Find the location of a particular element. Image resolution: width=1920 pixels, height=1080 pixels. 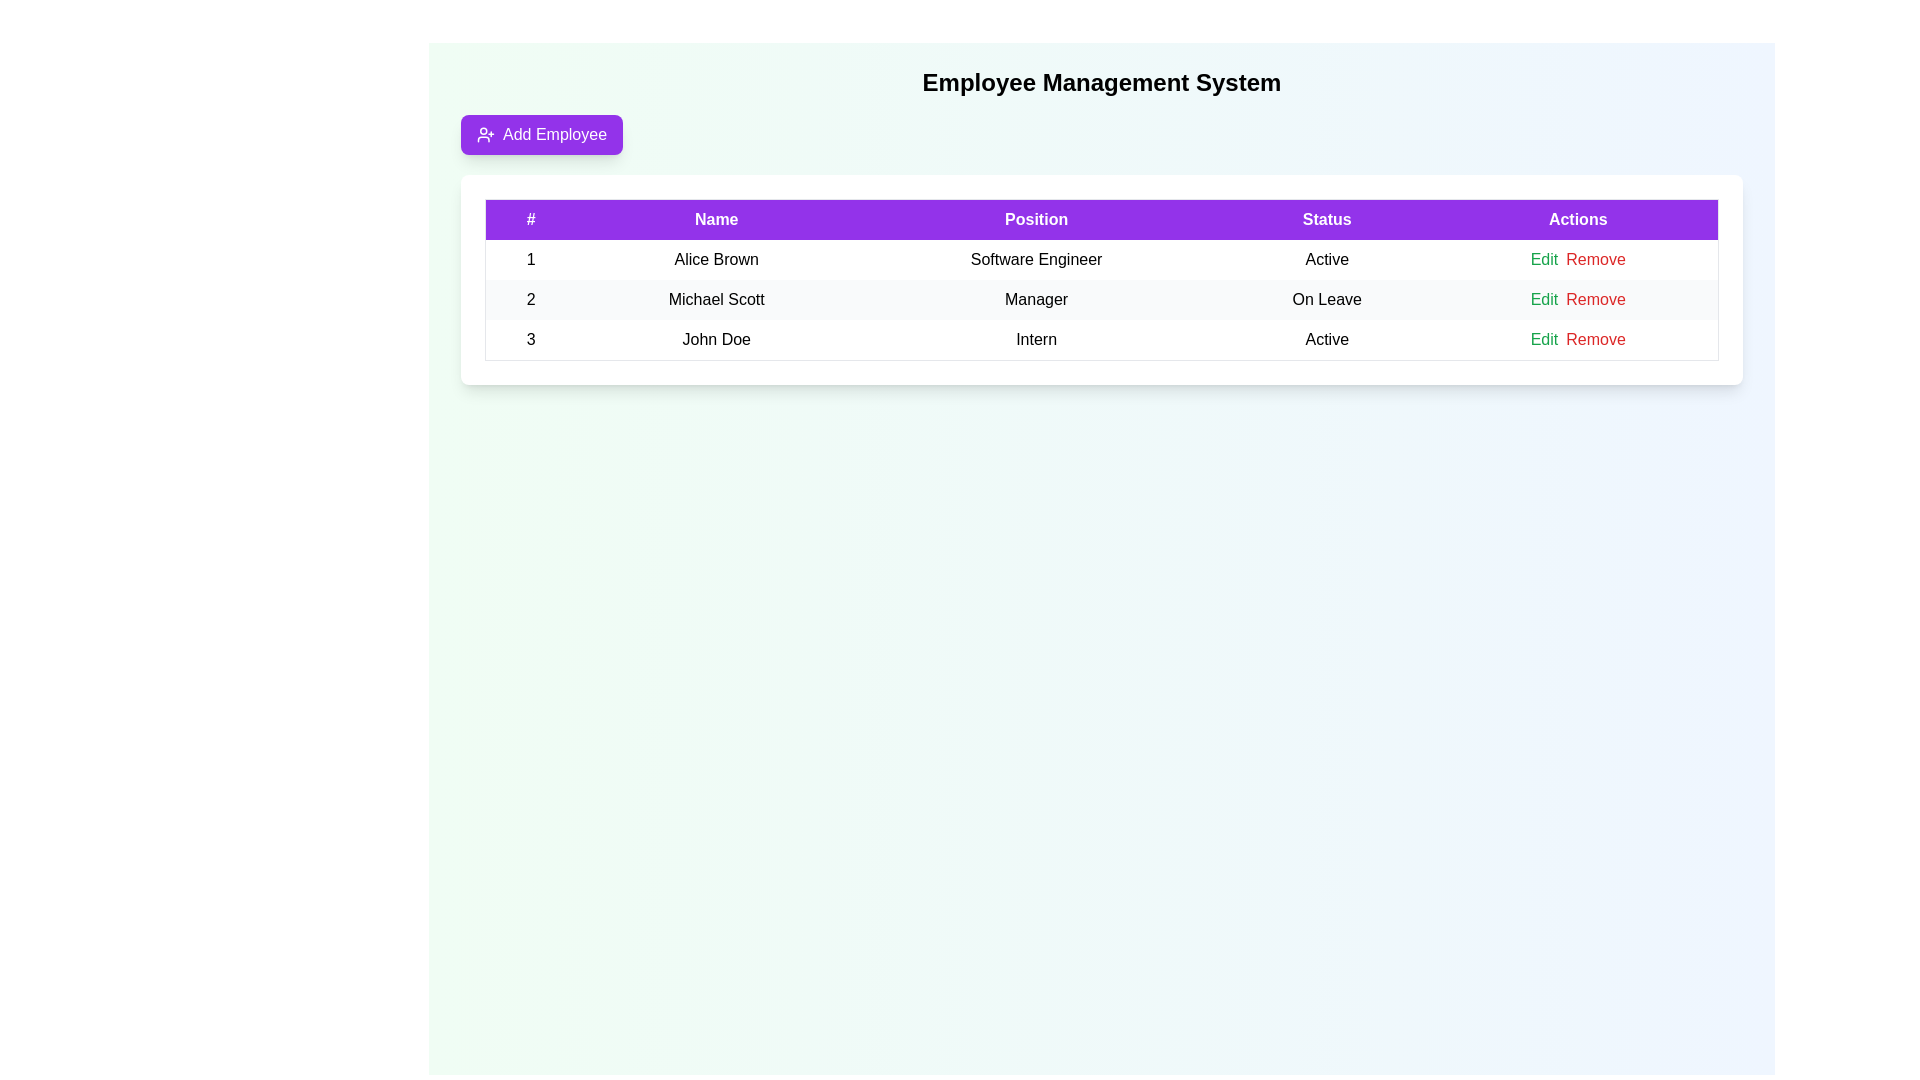

the 'Edit' text link, which is styled in green and located in the second row under the 'Actions' column adjacent to the 'Remove' link for employee Michael Scott is located at coordinates (1543, 300).